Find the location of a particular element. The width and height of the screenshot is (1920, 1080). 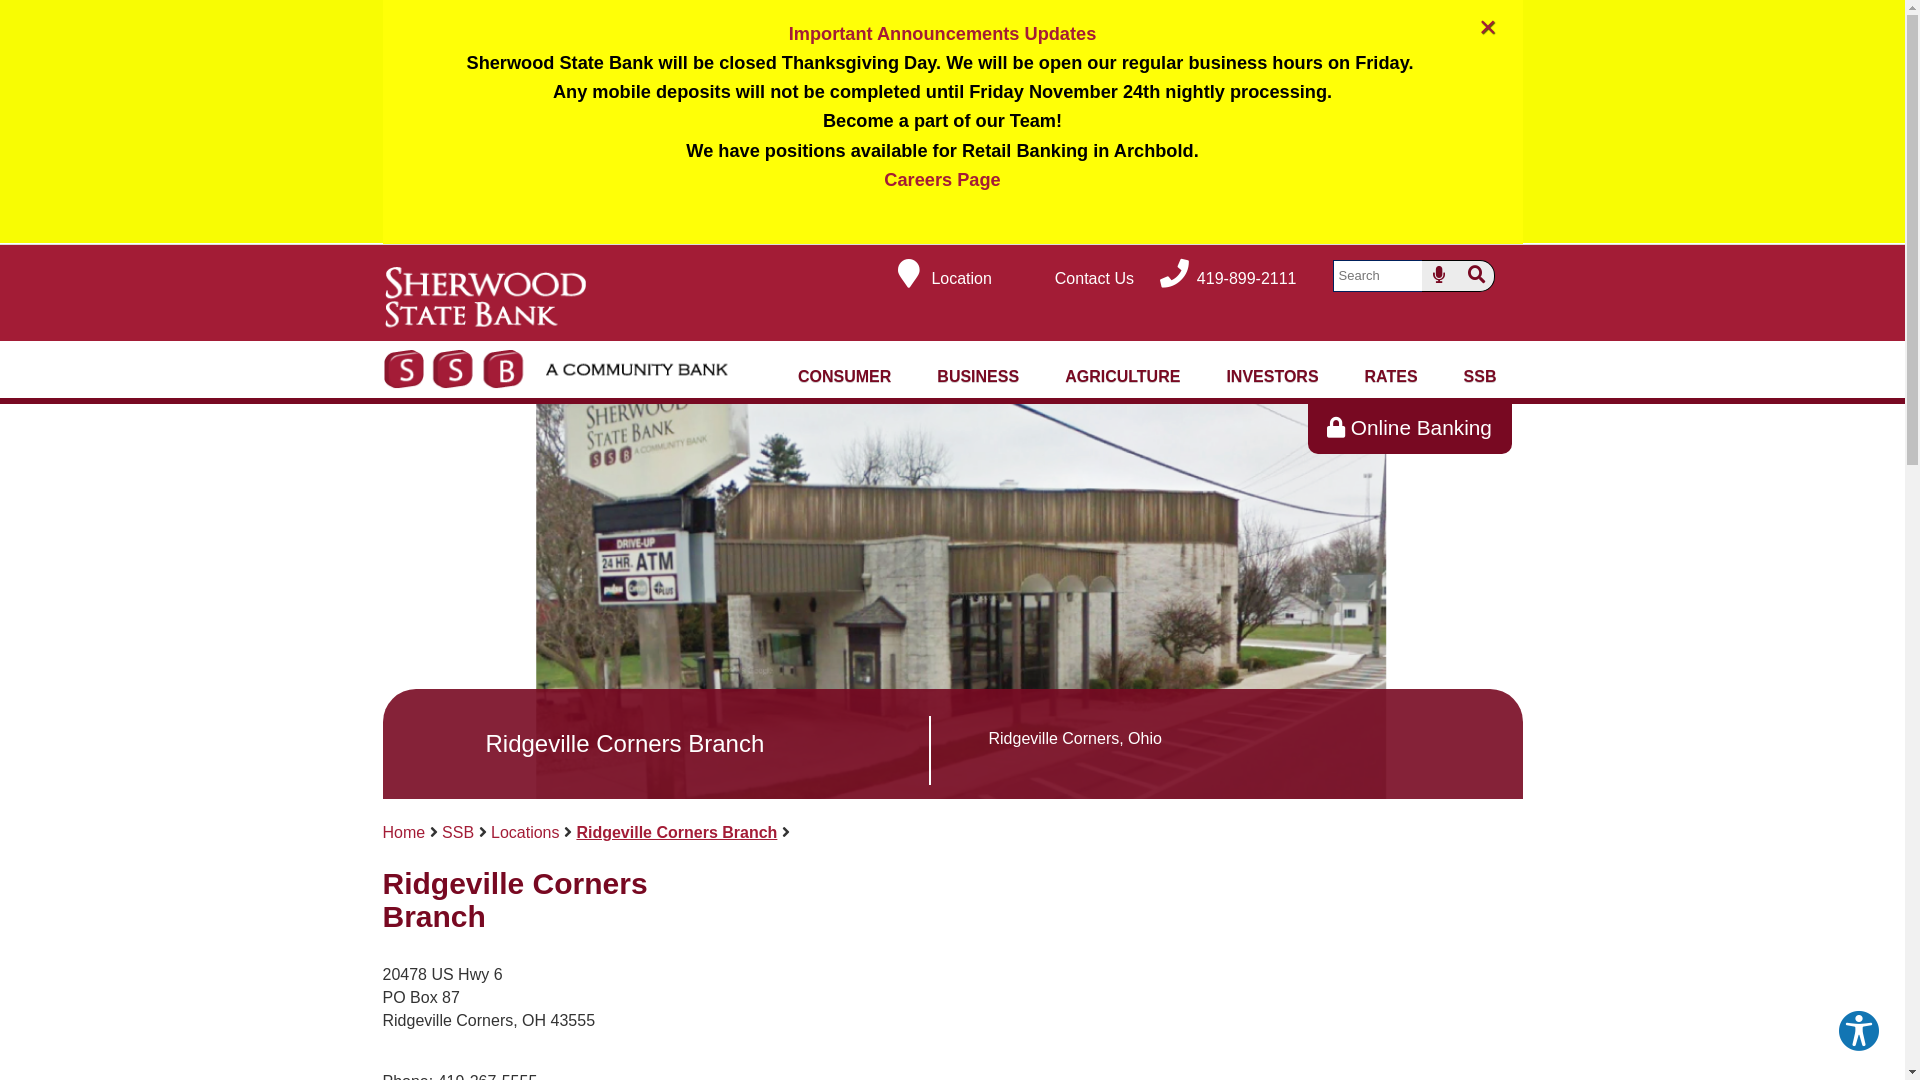

'Careers Page' is located at coordinates (882, 180).